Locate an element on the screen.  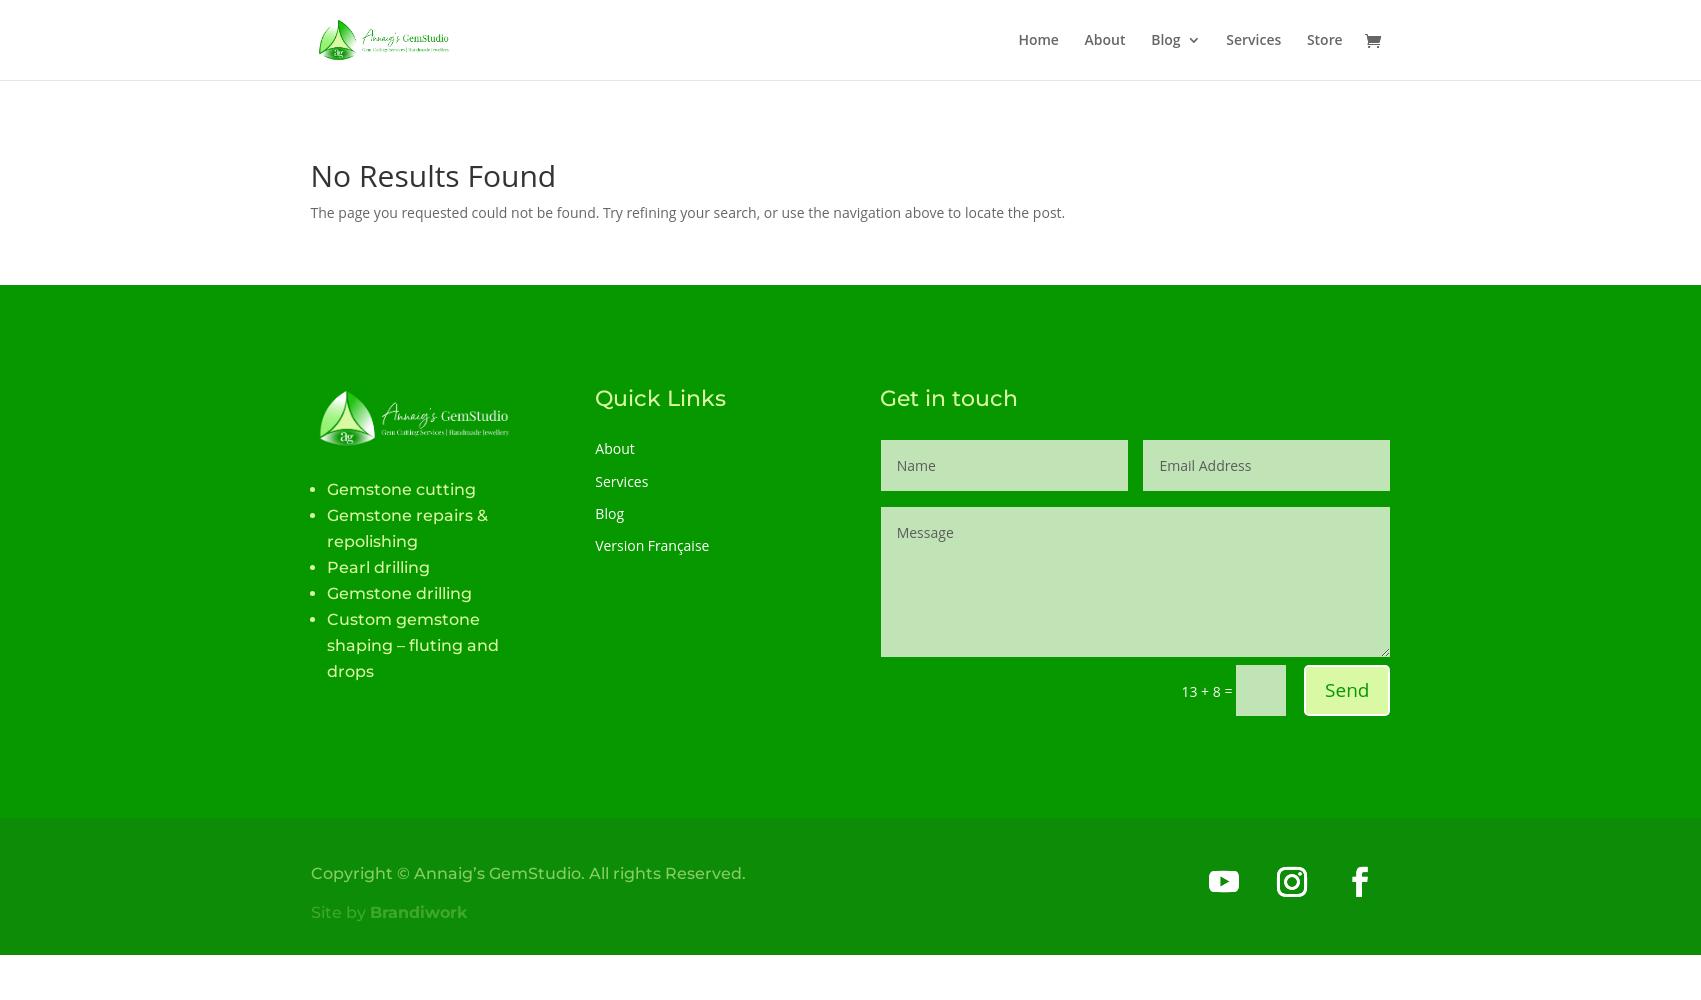
'Store' is located at coordinates (1324, 39).